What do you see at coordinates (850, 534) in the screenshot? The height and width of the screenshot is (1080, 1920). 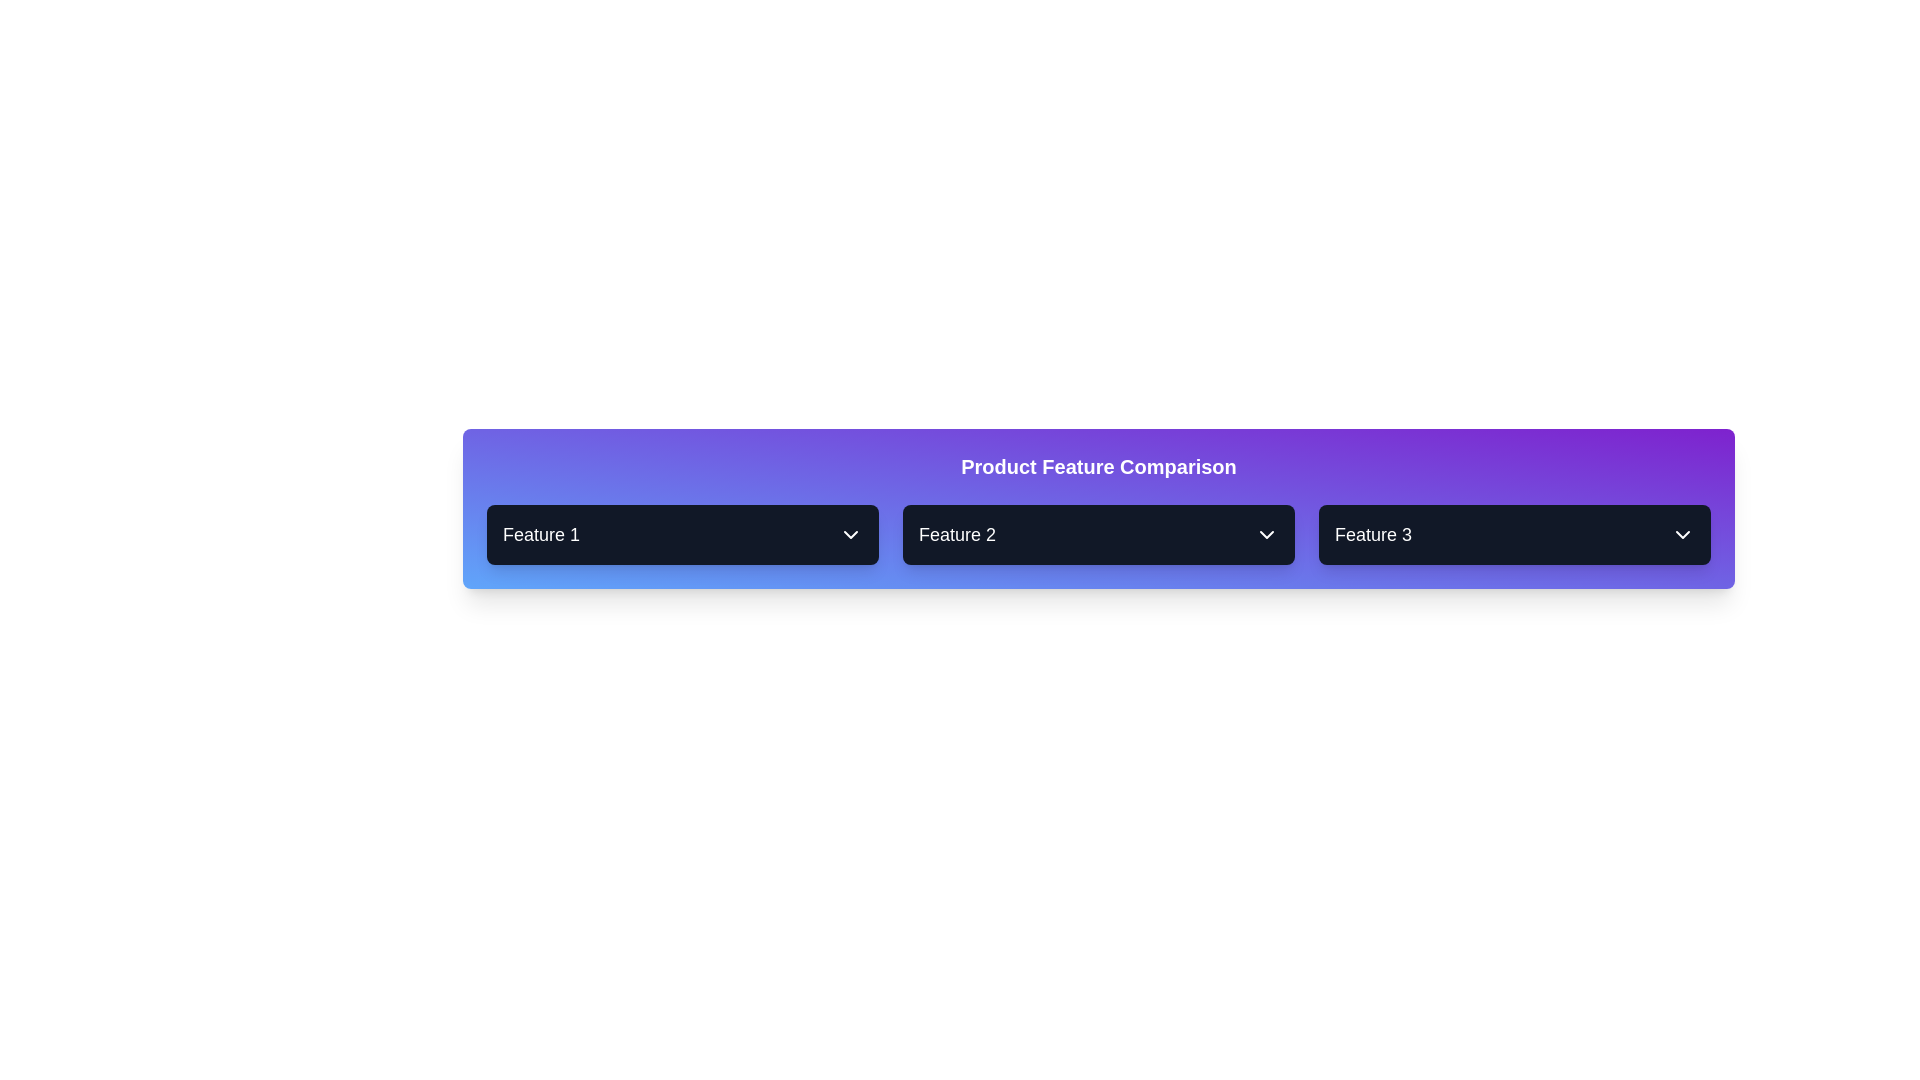 I see `the downward-pointing chevron icon located to the right of the 'Feature 1' text` at bounding box center [850, 534].